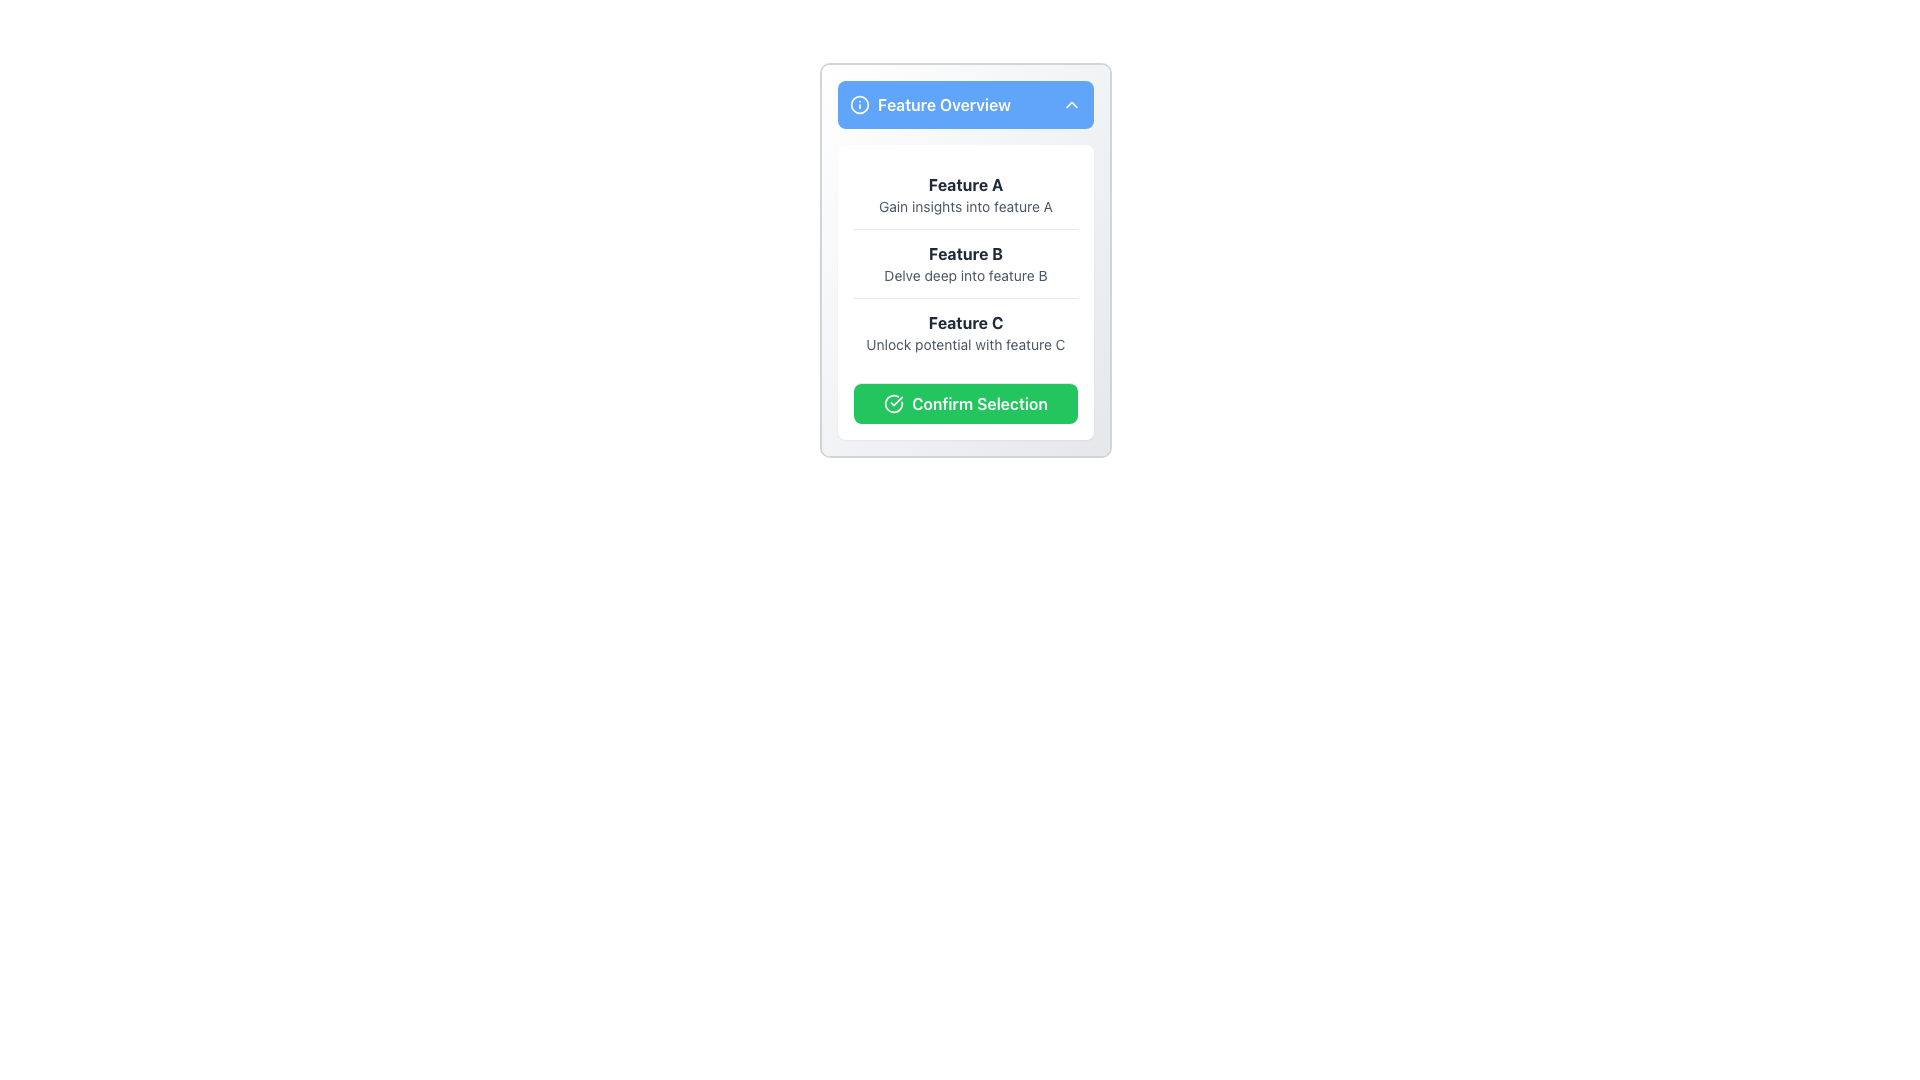 Image resolution: width=1920 pixels, height=1080 pixels. What do you see at coordinates (893, 404) in the screenshot?
I see `the arc-shaped segment within the green circle icon of the 'Confirm Selection' button, located at the bottom of the dialog box` at bounding box center [893, 404].